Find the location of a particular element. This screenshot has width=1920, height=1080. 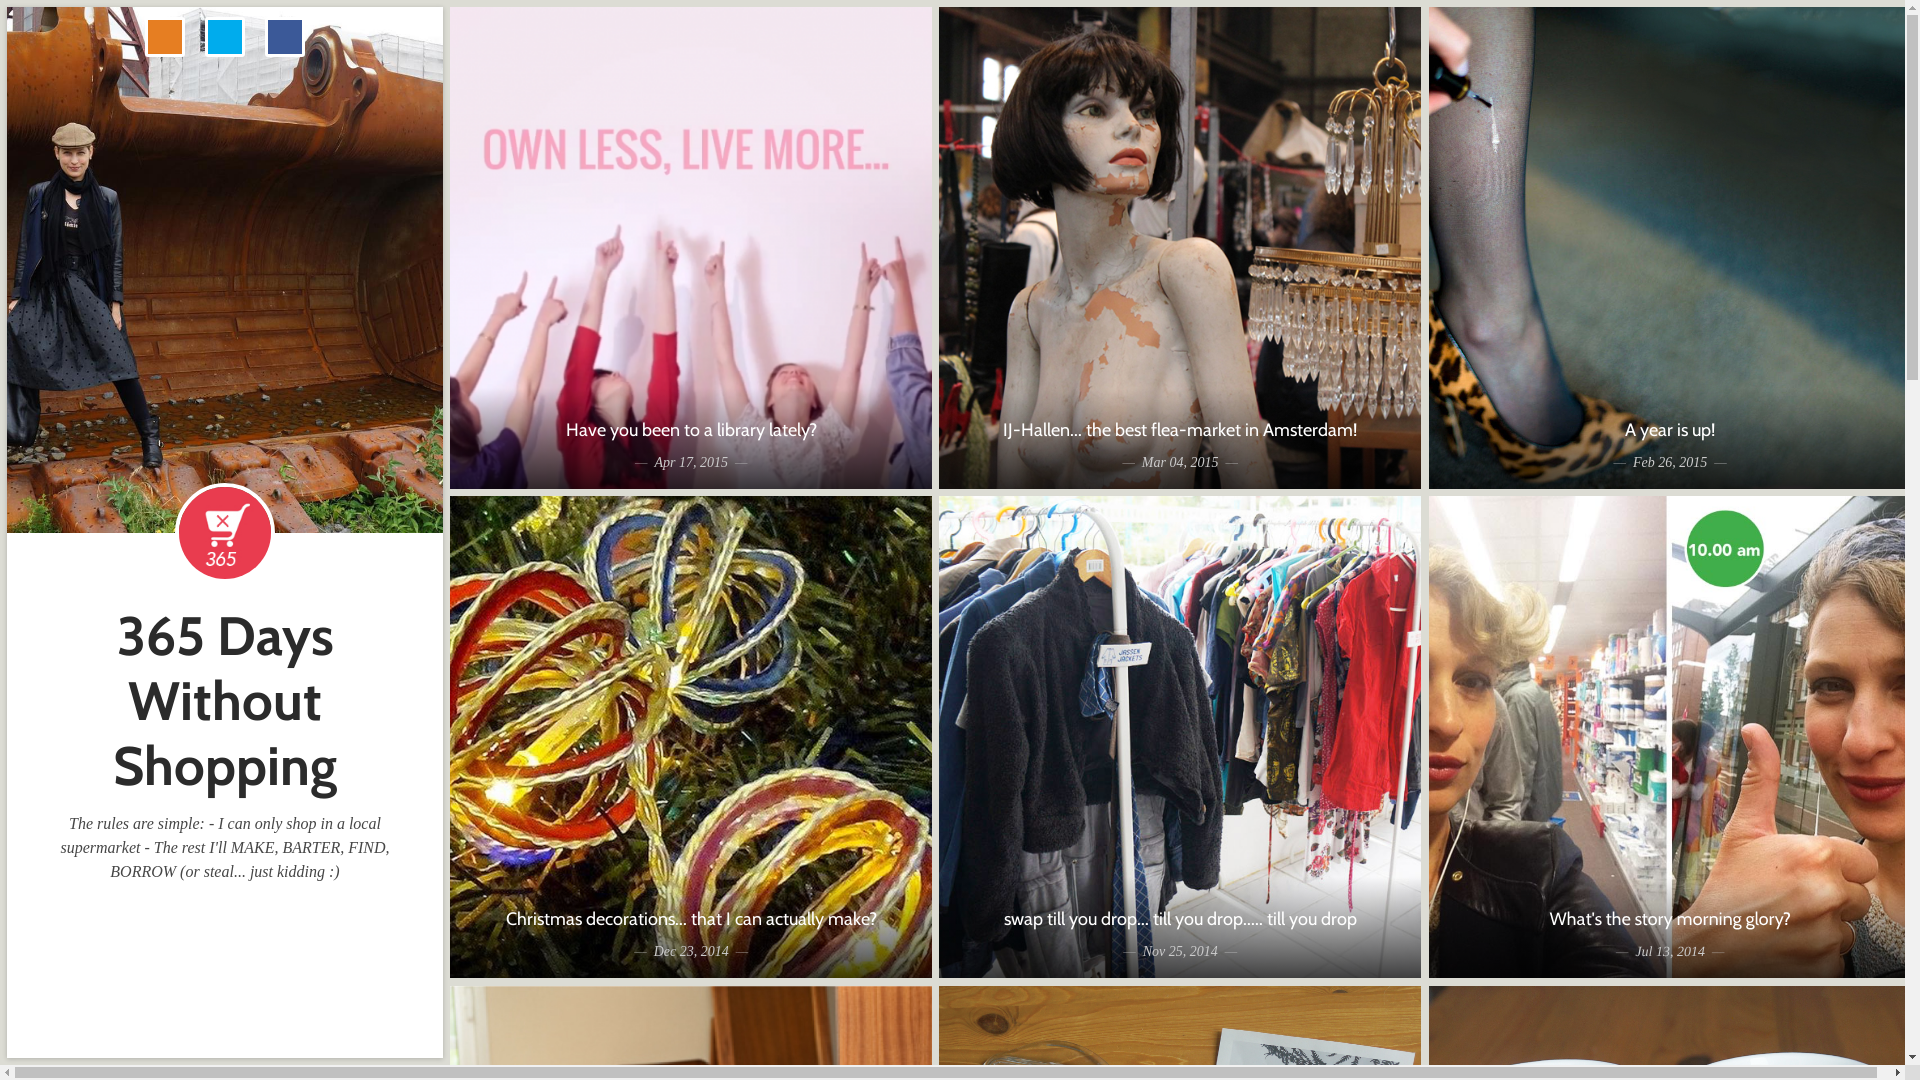

'365 Days Without Shopping' is located at coordinates (225, 700).